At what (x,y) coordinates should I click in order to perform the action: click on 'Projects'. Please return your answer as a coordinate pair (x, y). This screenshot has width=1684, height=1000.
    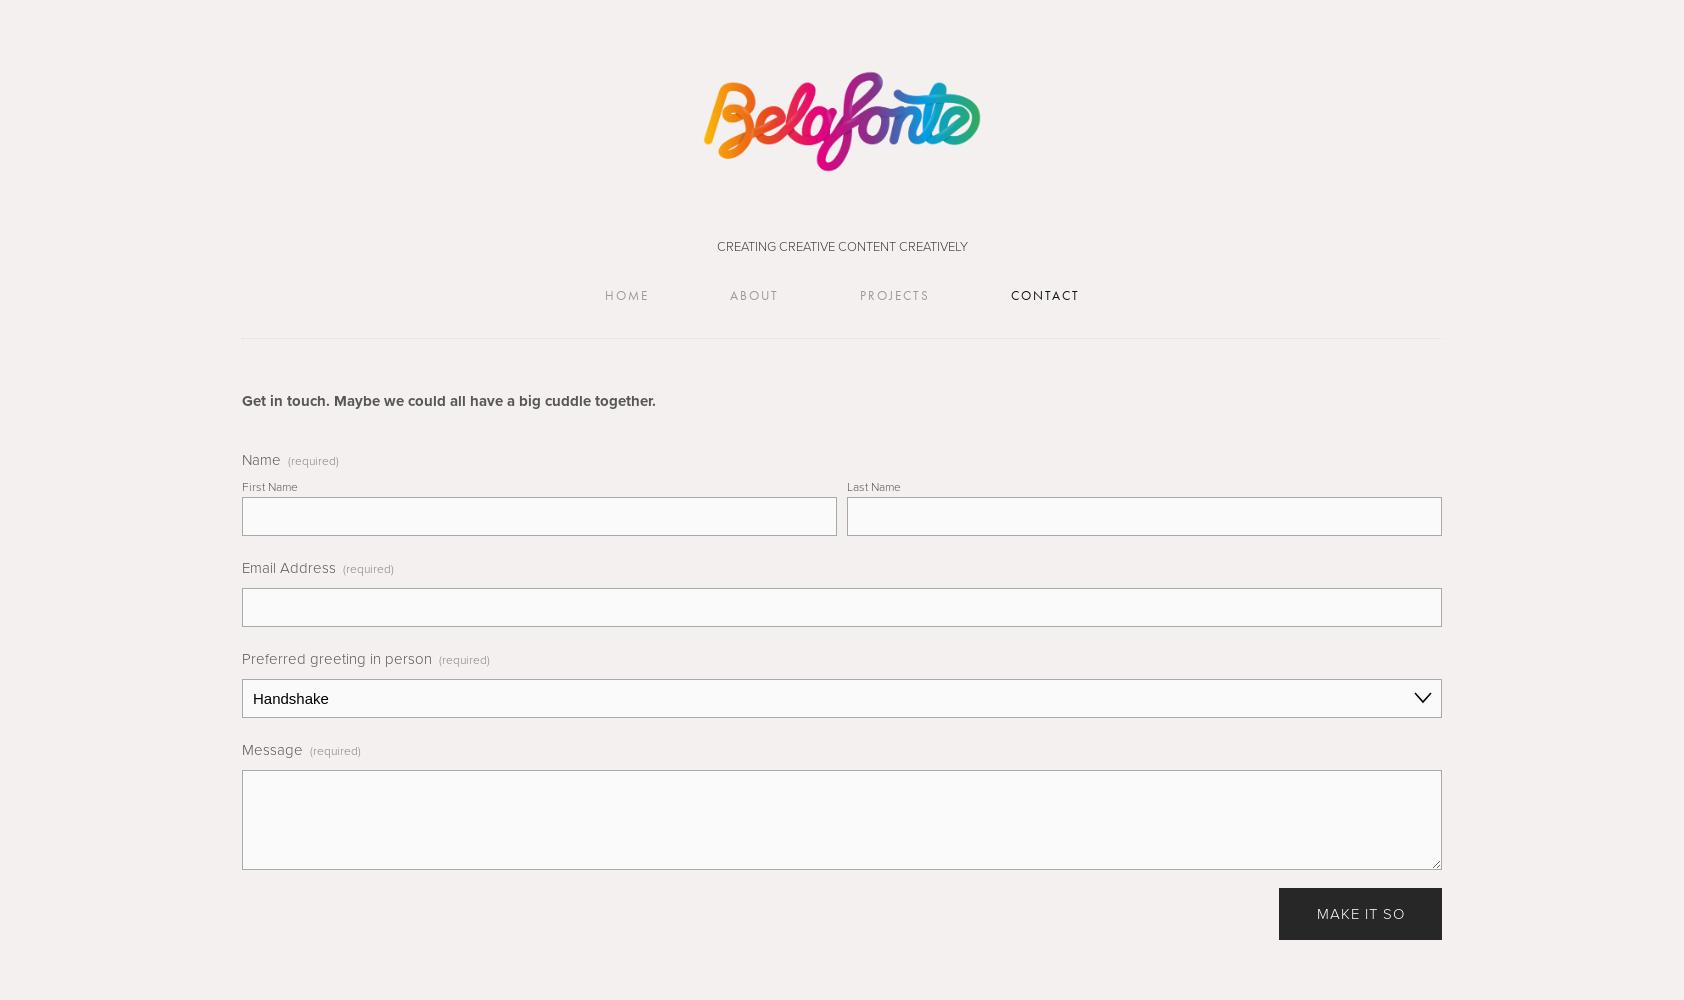
    Looking at the image, I should click on (893, 294).